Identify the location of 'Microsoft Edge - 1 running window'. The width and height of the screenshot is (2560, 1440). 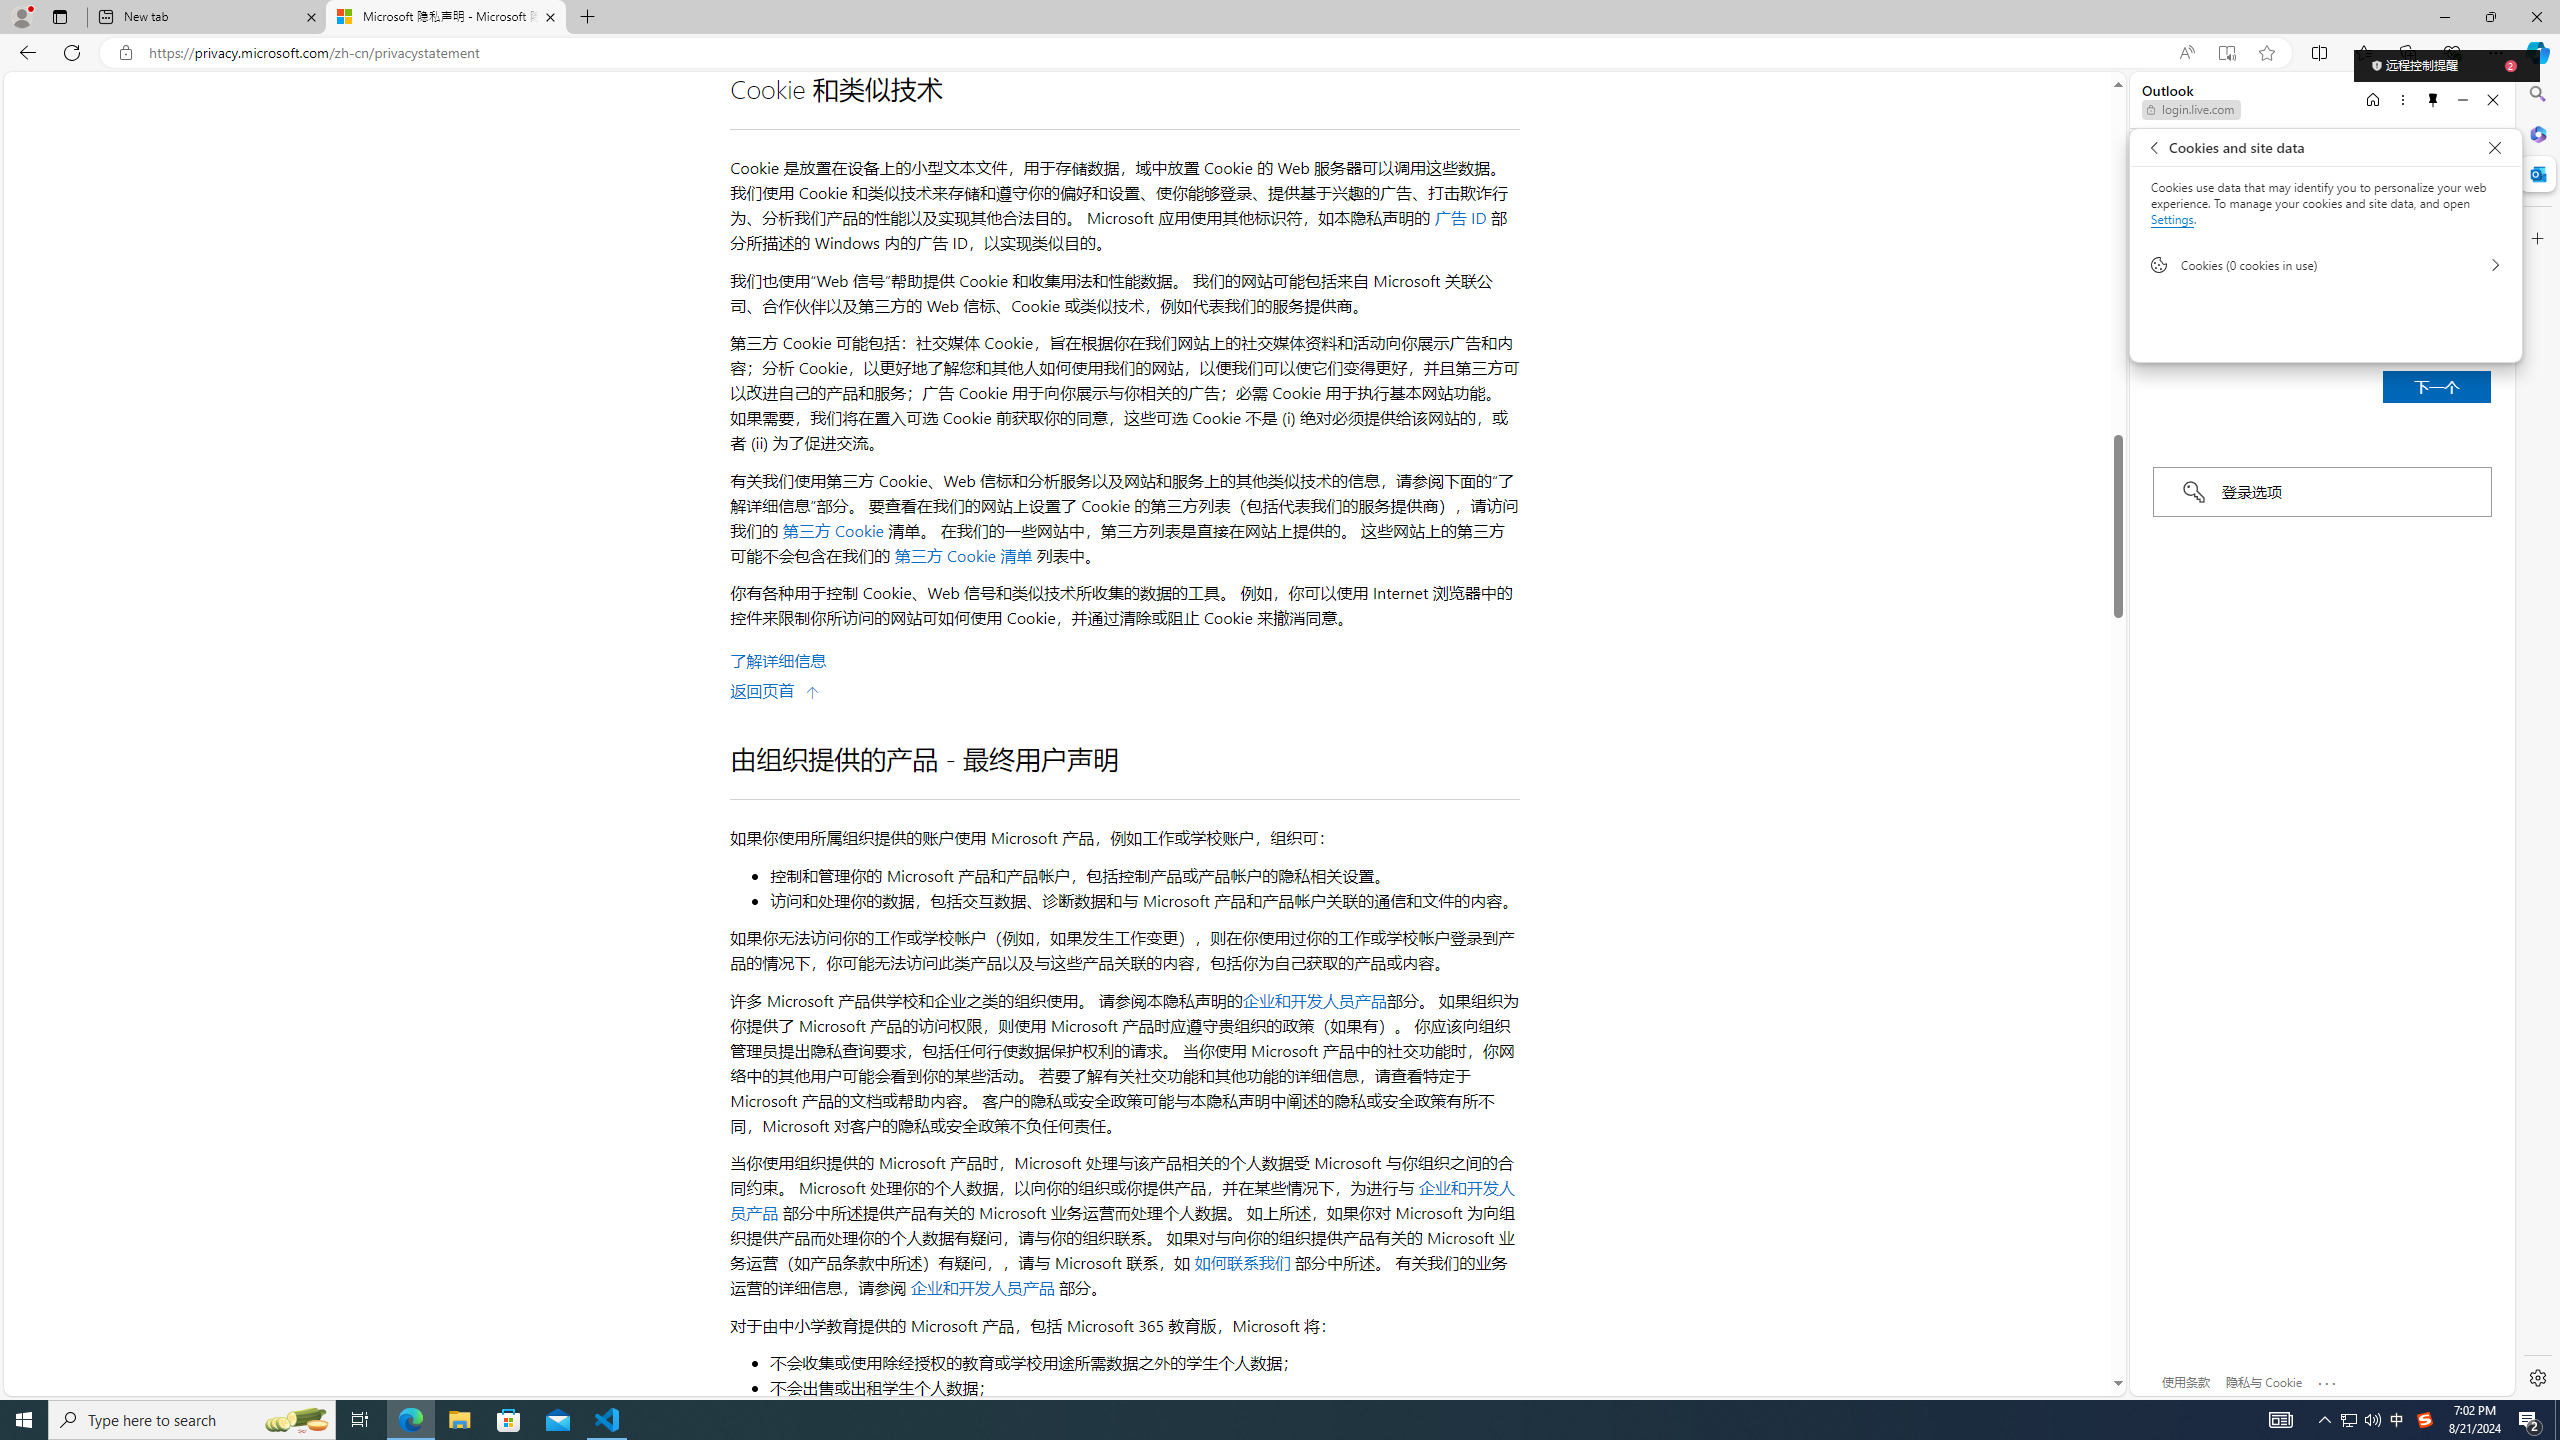
(409, 1418).